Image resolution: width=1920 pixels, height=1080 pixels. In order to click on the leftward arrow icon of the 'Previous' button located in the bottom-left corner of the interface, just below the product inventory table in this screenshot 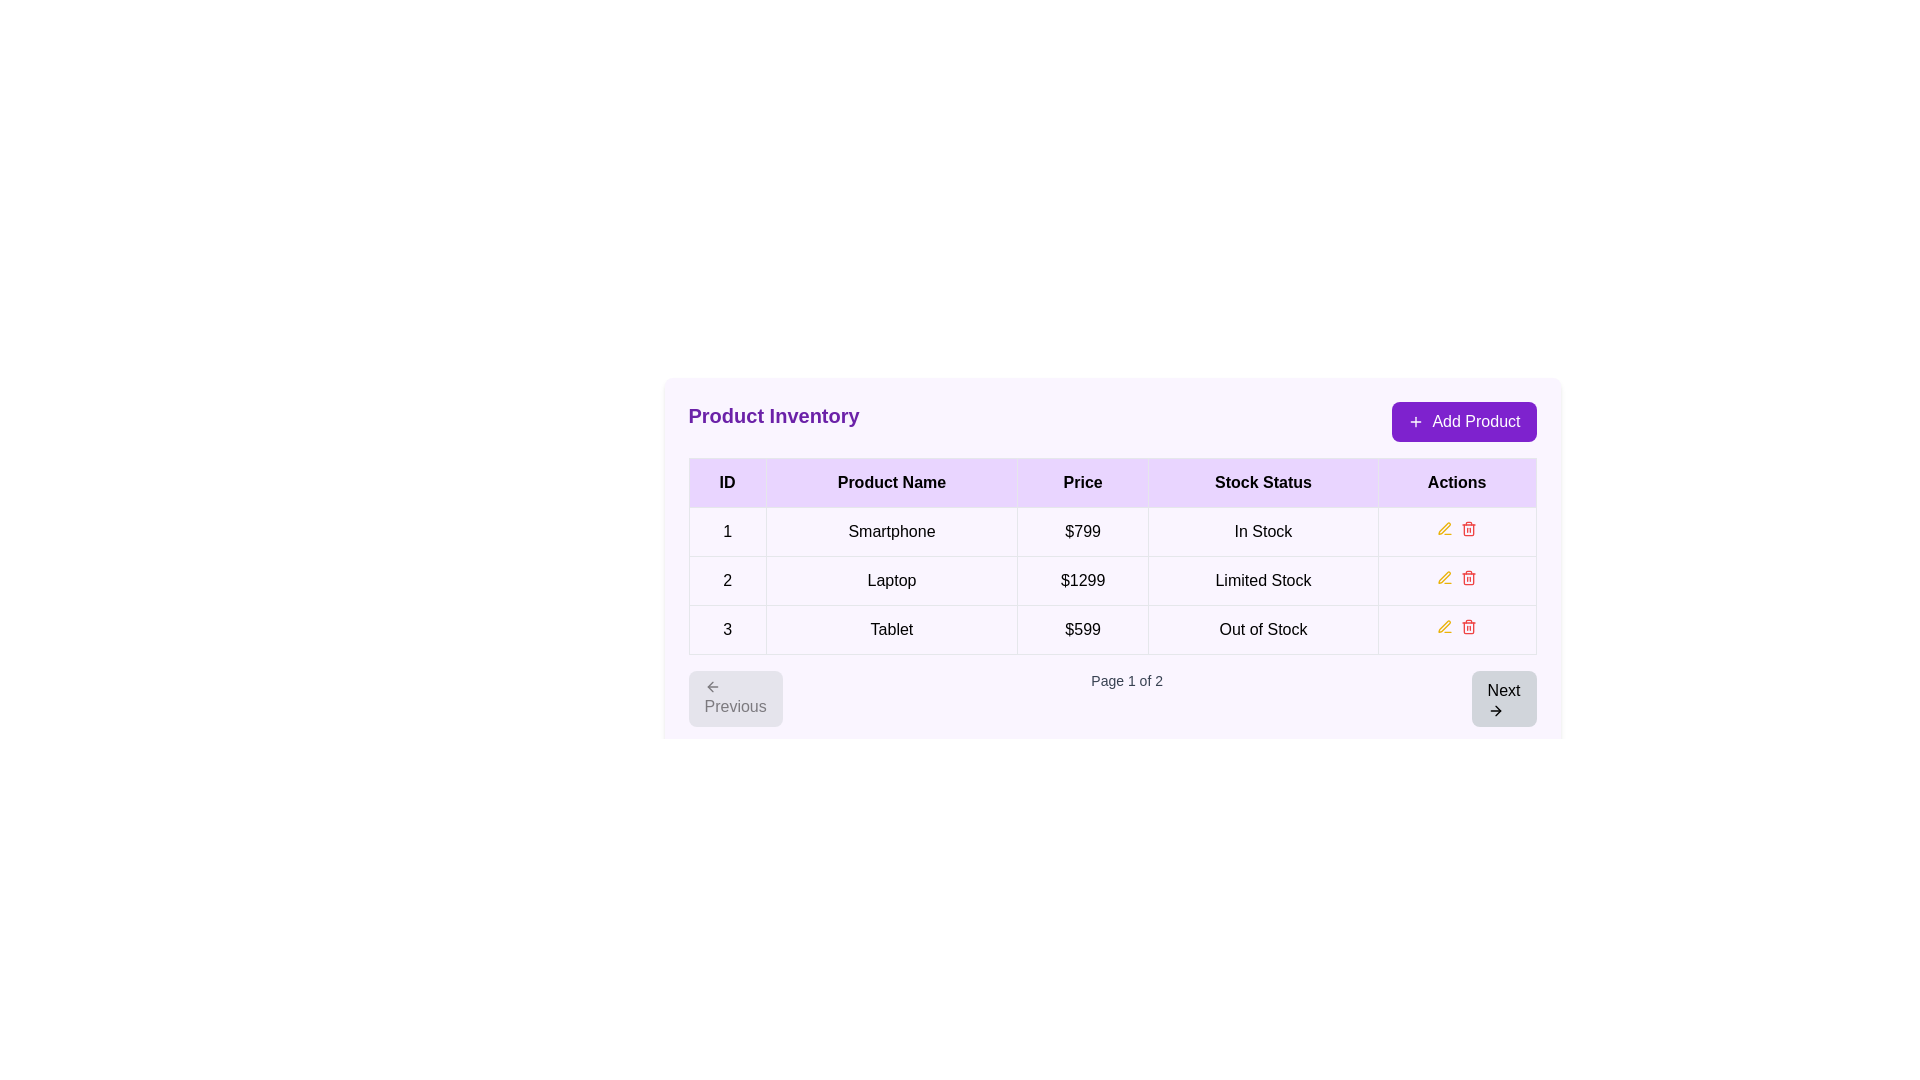, I will do `click(712, 685)`.